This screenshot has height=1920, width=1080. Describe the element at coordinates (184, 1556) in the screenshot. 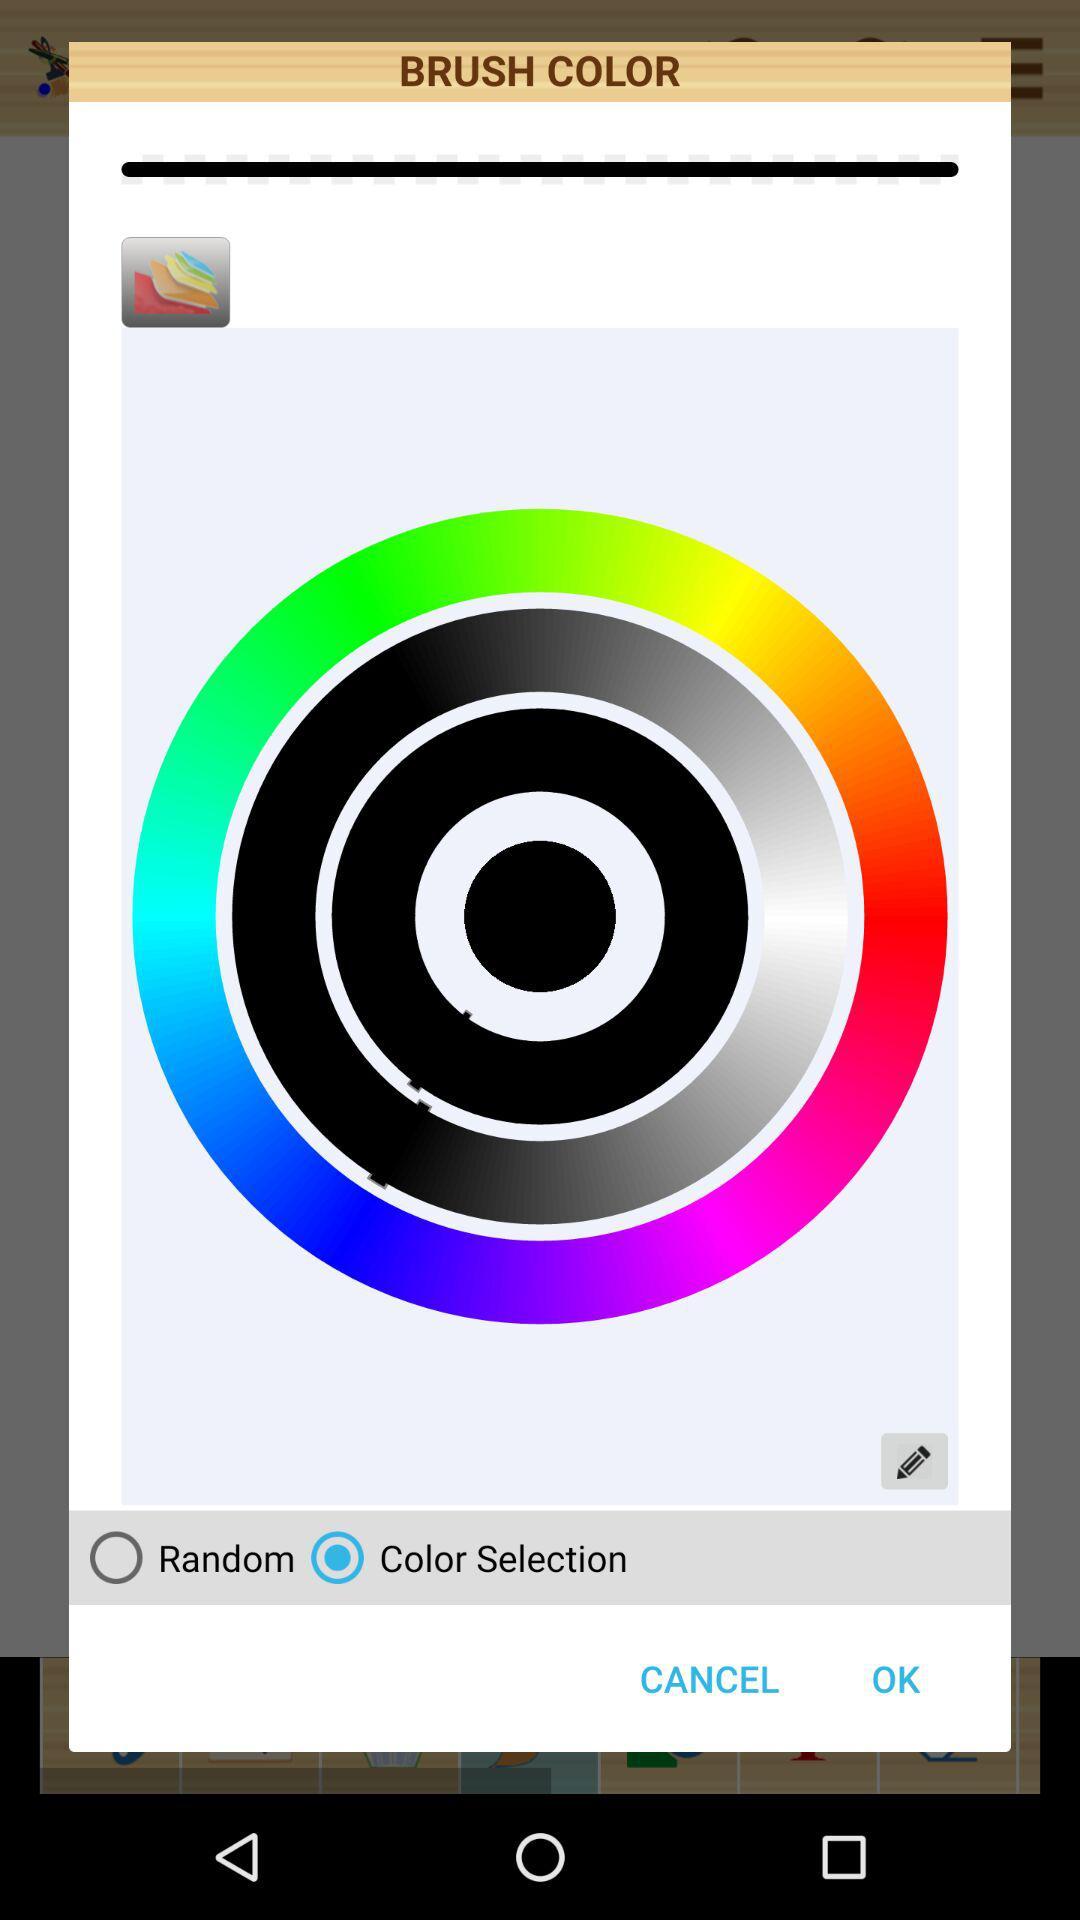

I see `item at the bottom left corner` at that location.